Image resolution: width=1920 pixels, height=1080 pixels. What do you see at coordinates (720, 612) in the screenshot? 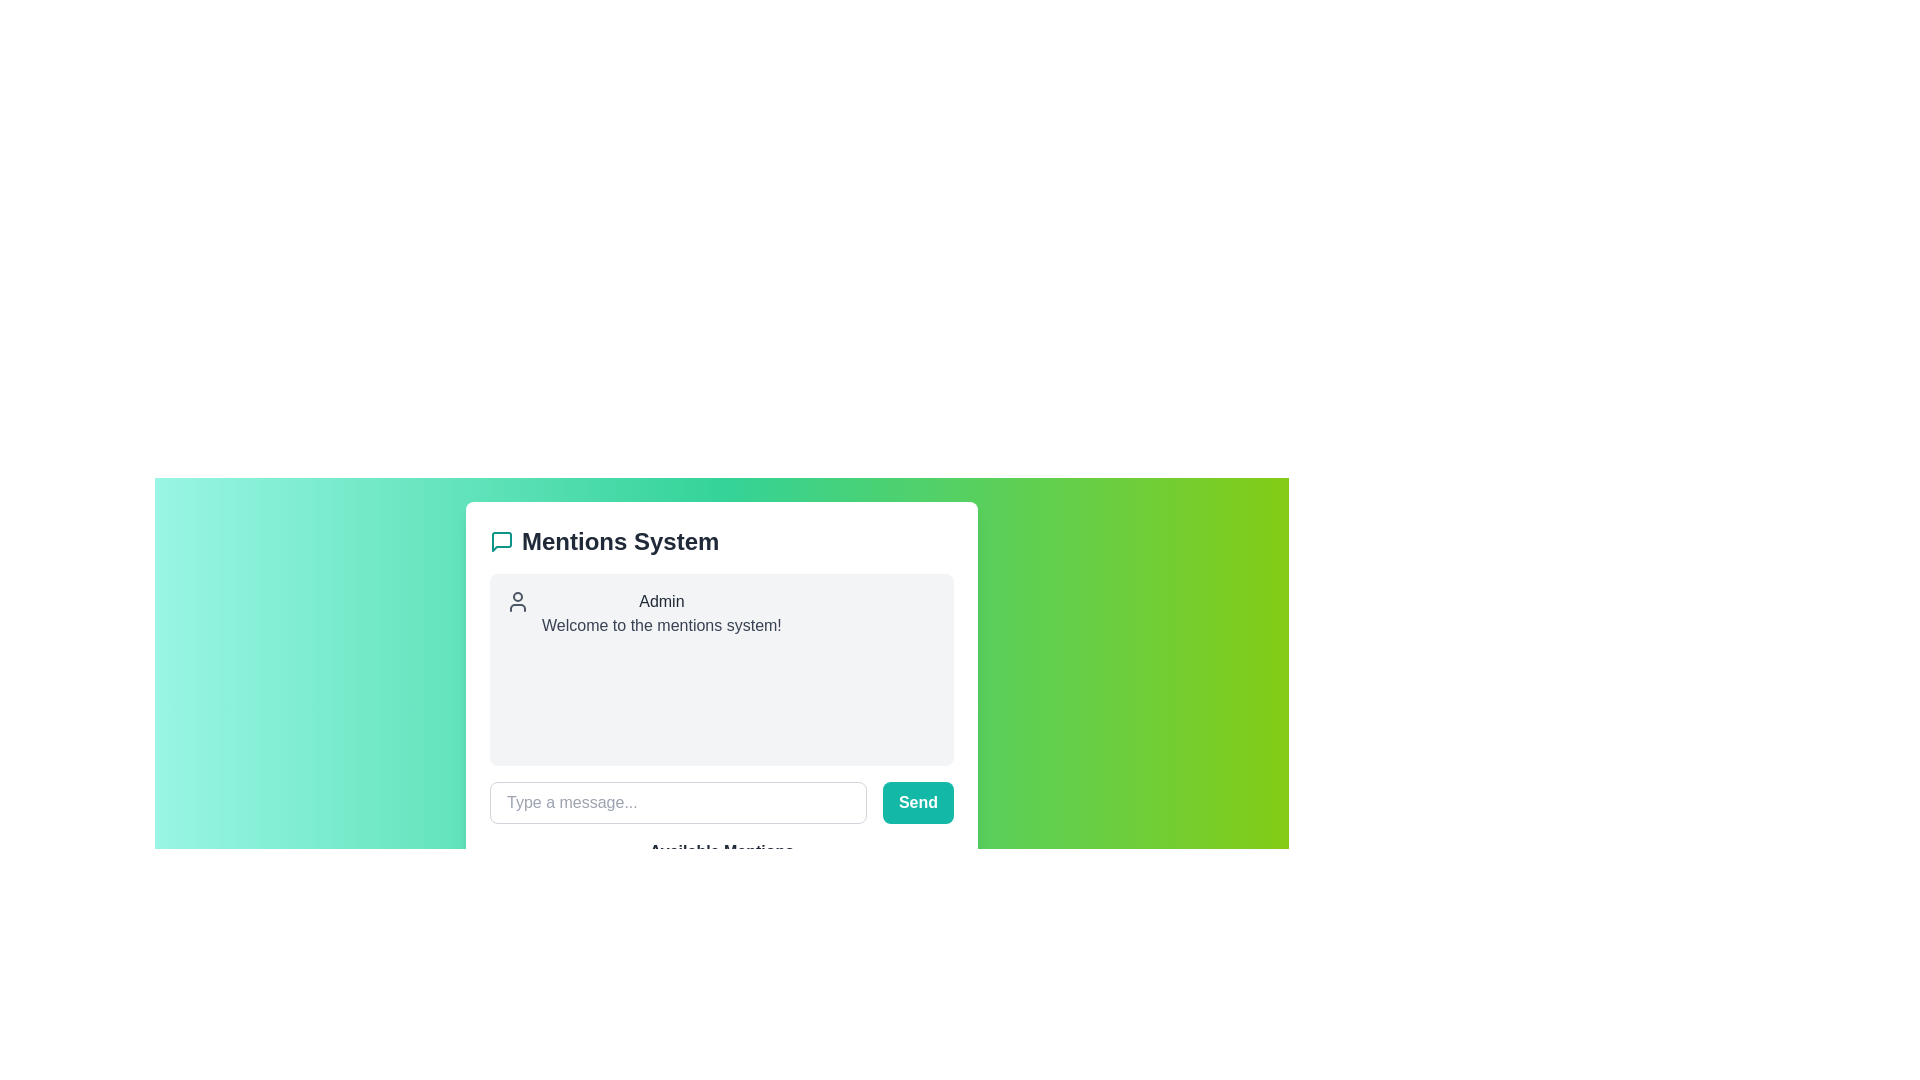
I see `the username in the User mention component or notification block that displays the Admin role` at bounding box center [720, 612].